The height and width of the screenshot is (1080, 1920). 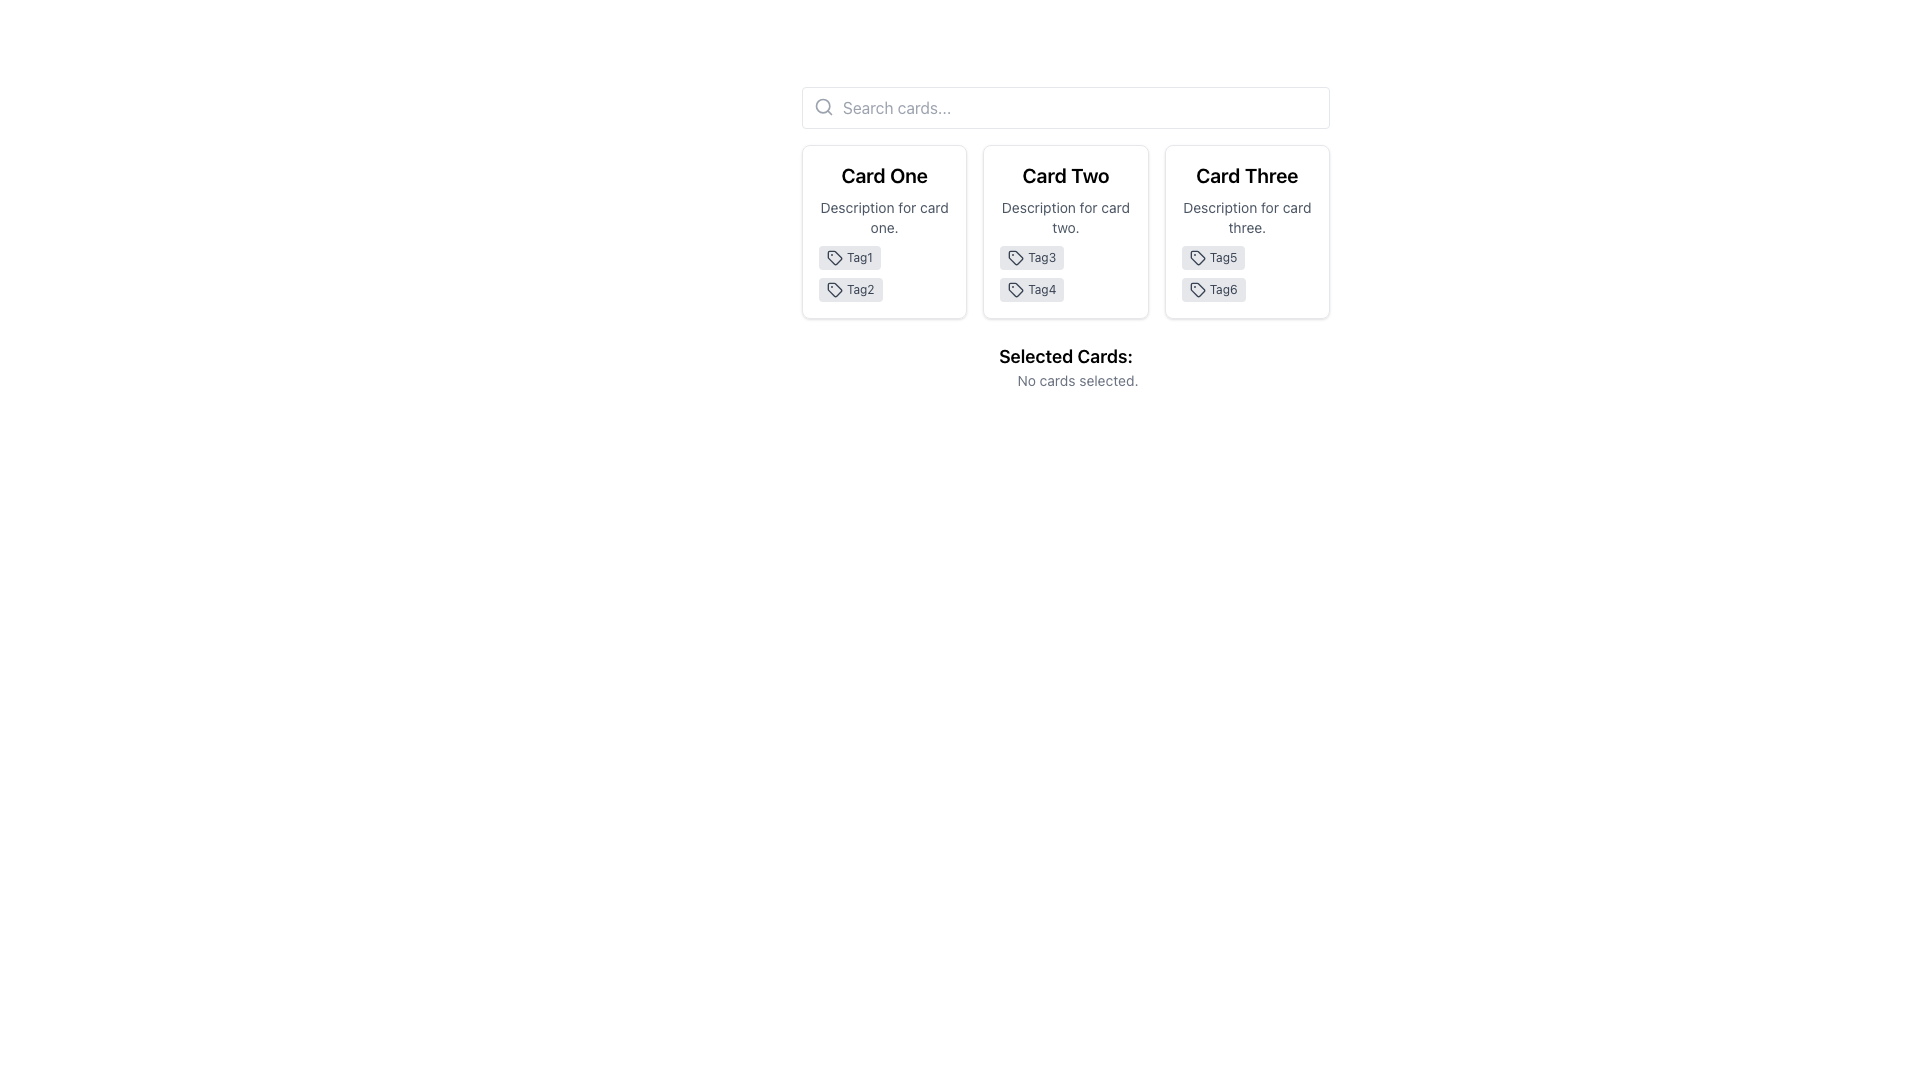 What do you see at coordinates (1246, 218) in the screenshot?
I see `the text block that reads 'Description for card three', which is styled in gray color and is located beneath the card title of 'Card Three'` at bounding box center [1246, 218].